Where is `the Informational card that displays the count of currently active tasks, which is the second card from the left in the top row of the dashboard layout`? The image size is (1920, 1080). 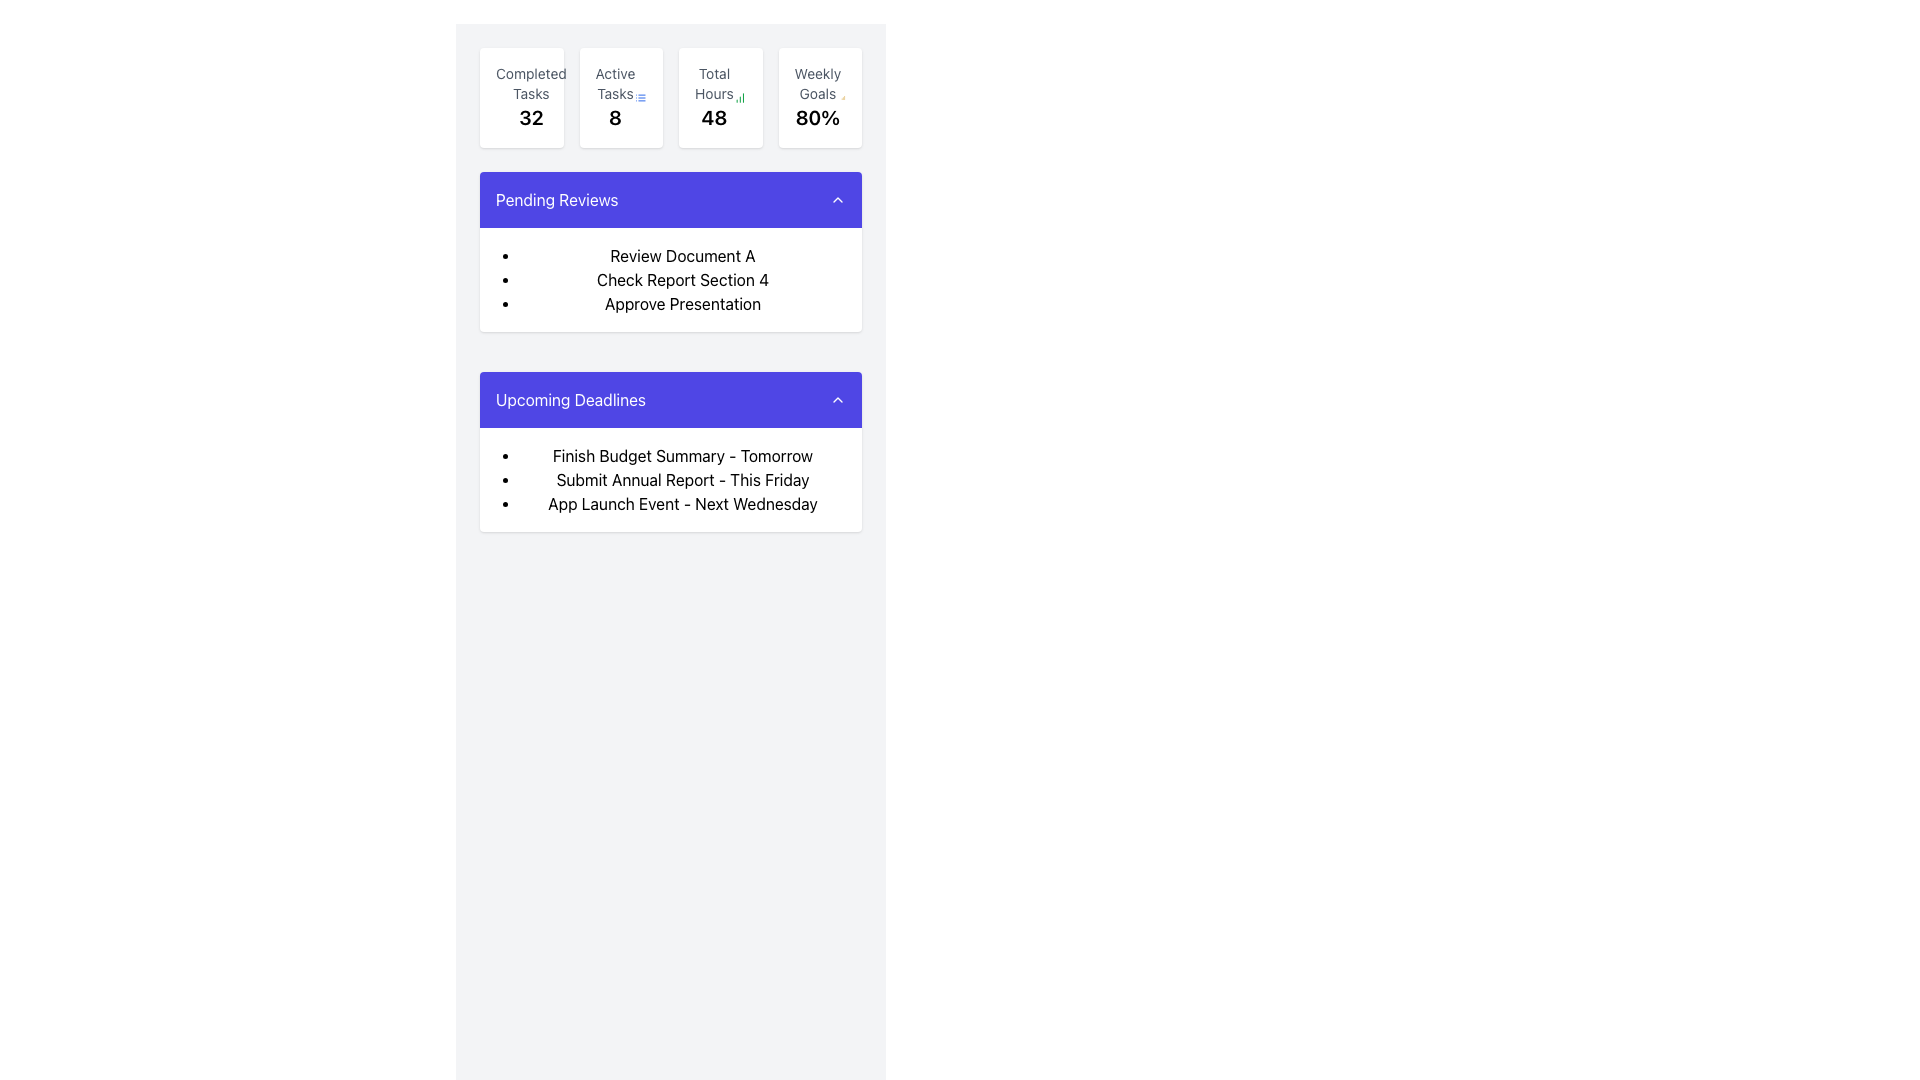
the Informational card that displays the count of currently active tasks, which is the second card from the left in the top row of the dashboard layout is located at coordinates (620, 97).